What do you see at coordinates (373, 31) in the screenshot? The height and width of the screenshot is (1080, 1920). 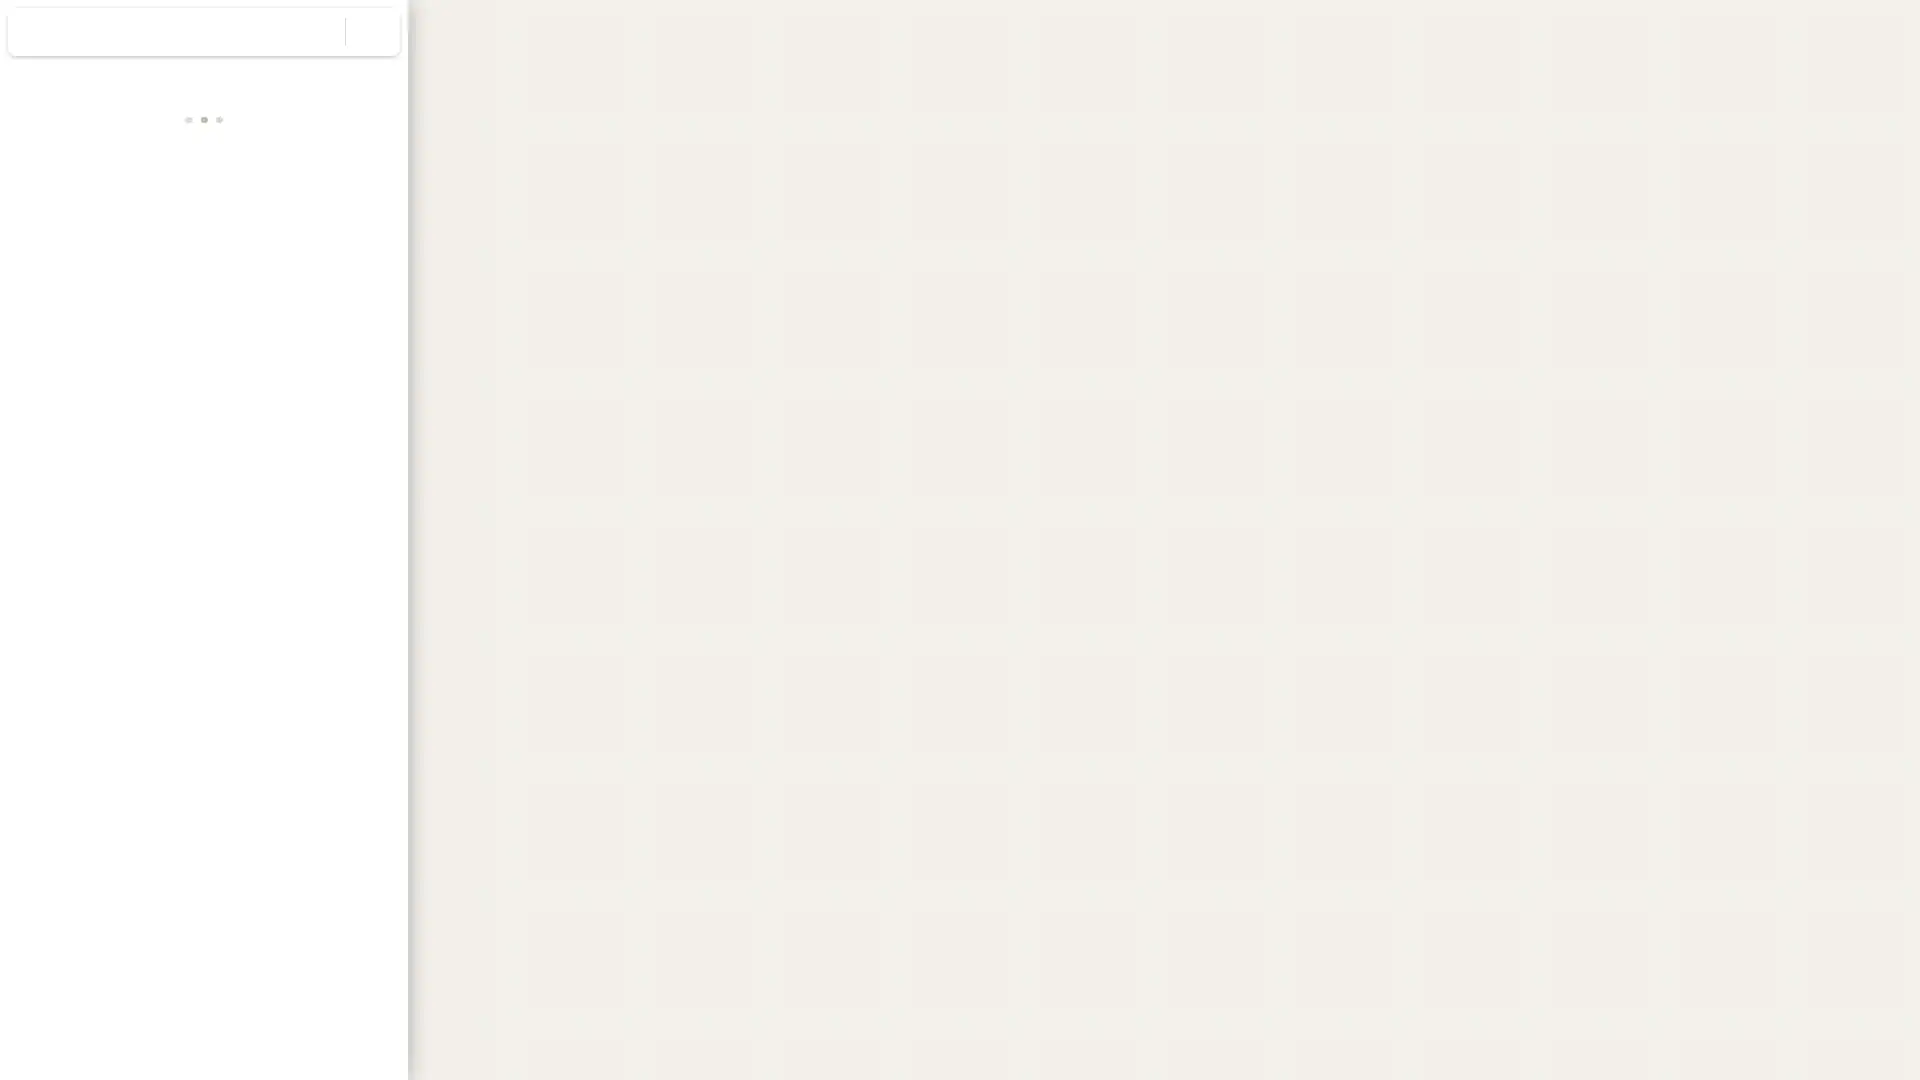 I see `Clear search` at bounding box center [373, 31].